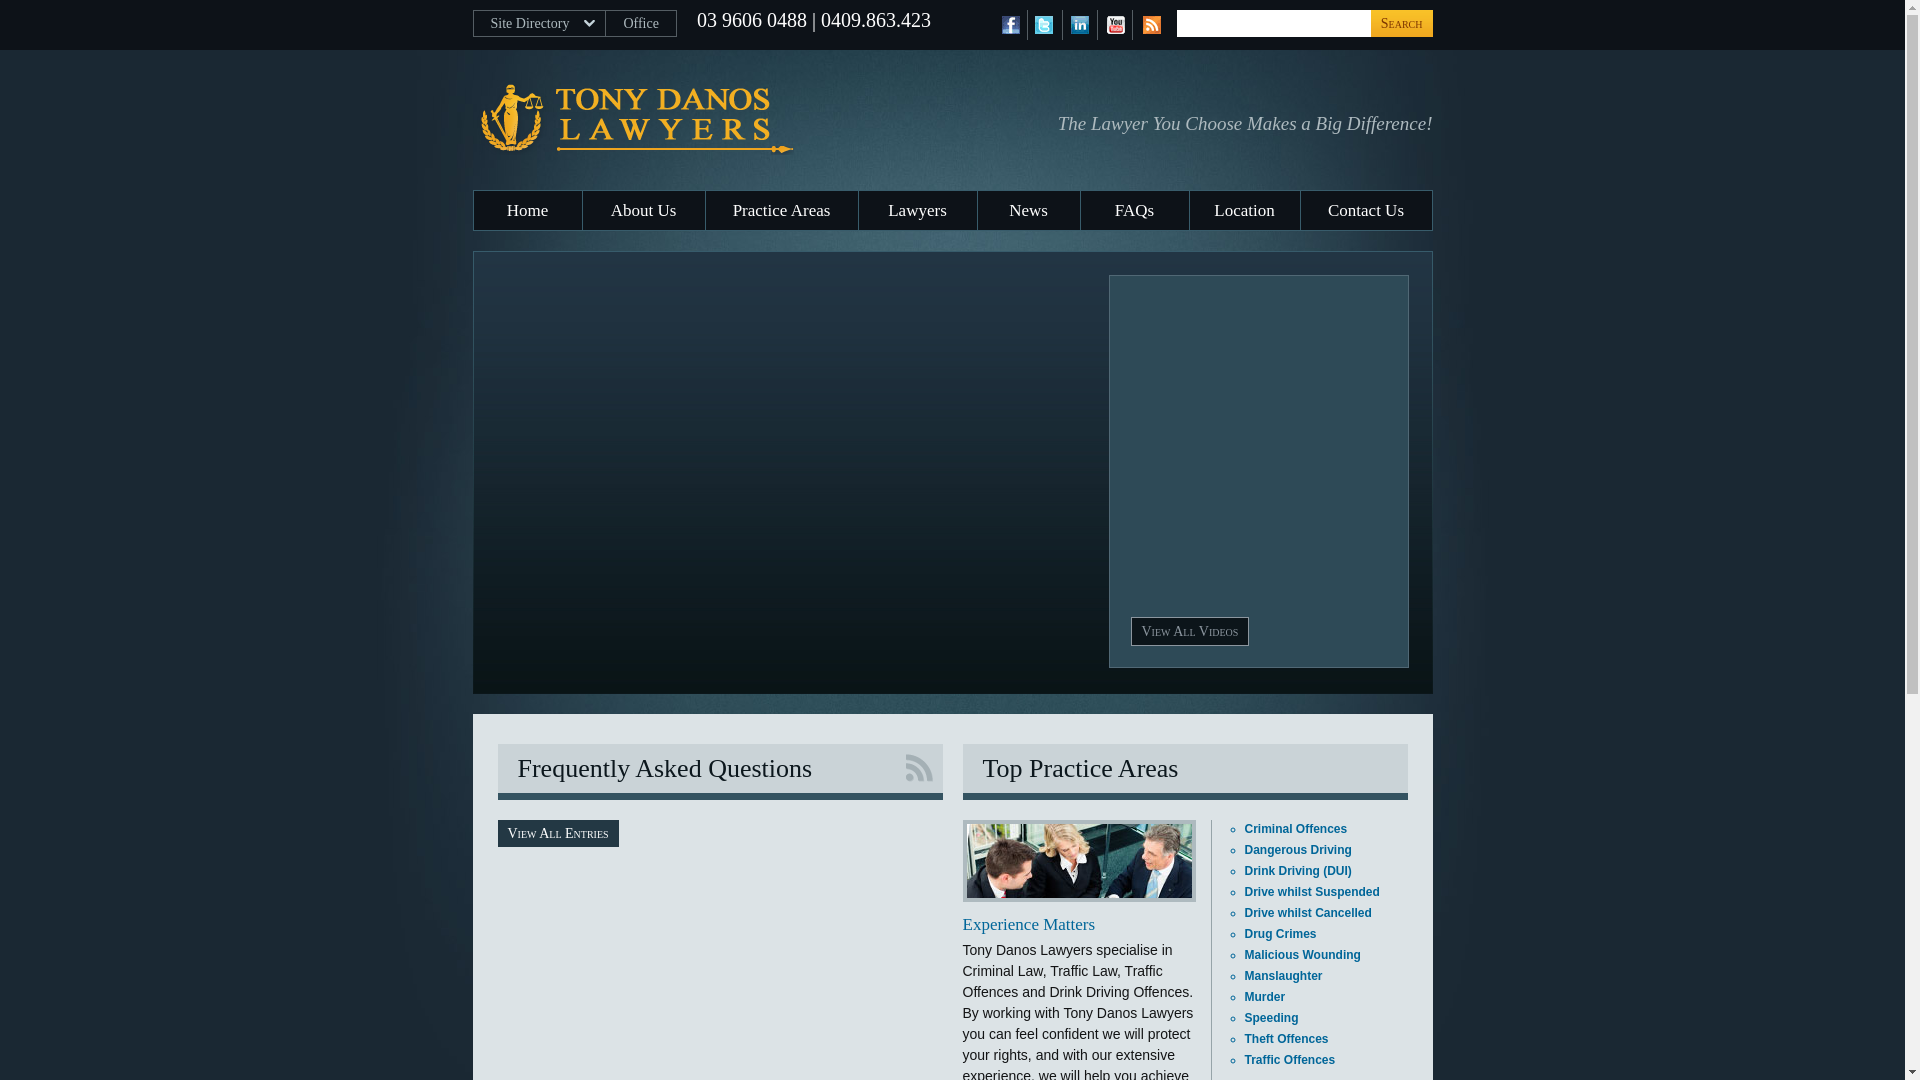  What do you see at coordinates (1364, 210) in the screenshot?
I see `'Contact Us'` at bounding box center [1364, 210].